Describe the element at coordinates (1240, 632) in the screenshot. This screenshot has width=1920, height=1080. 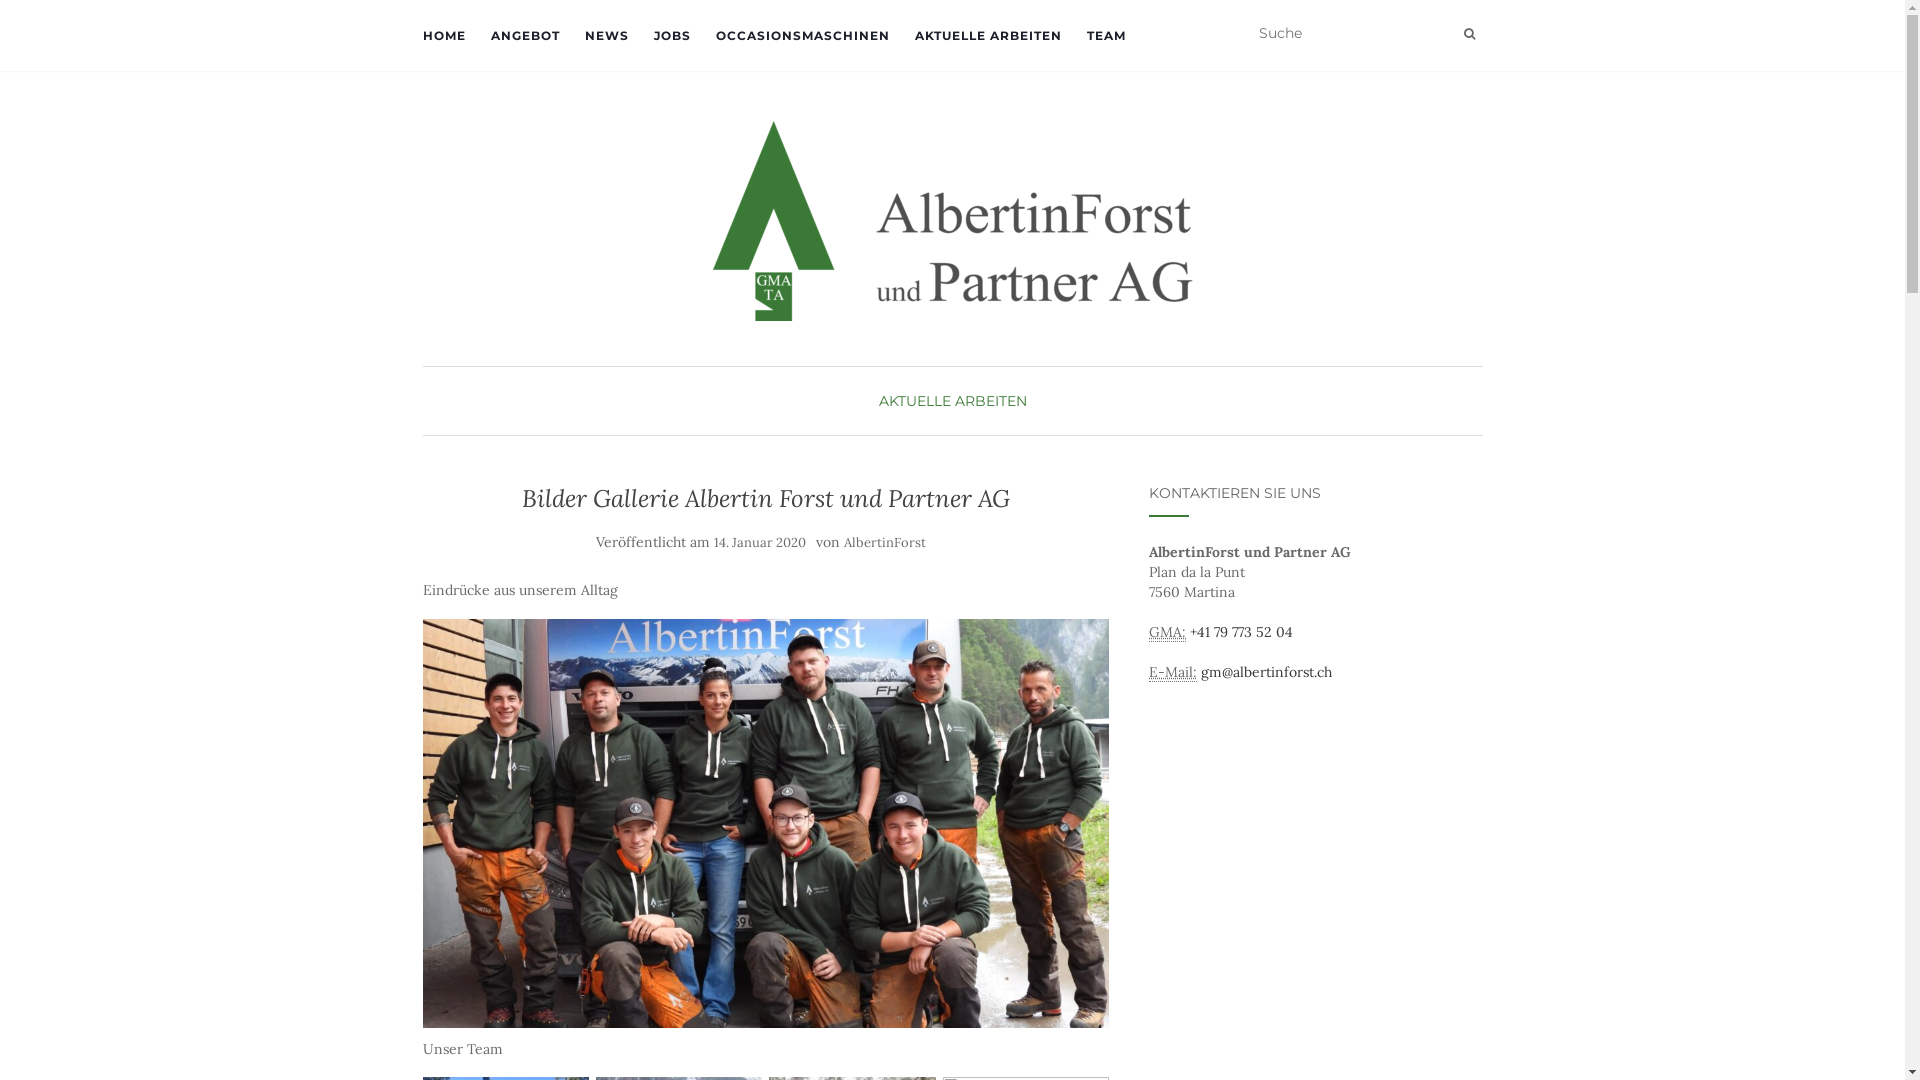
I see `'+41 79 773 52 04'` at that location.